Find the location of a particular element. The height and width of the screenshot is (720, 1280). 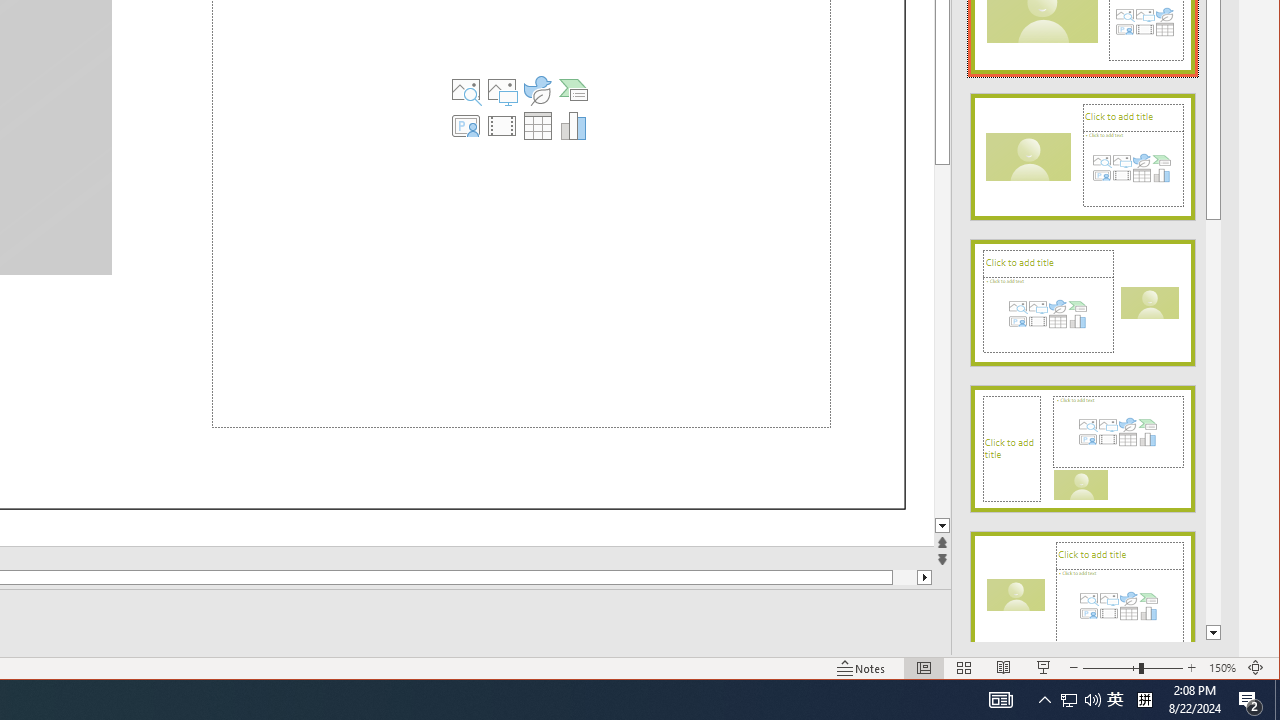

'Zoom 150%' is located at coordinates (1221, 668).